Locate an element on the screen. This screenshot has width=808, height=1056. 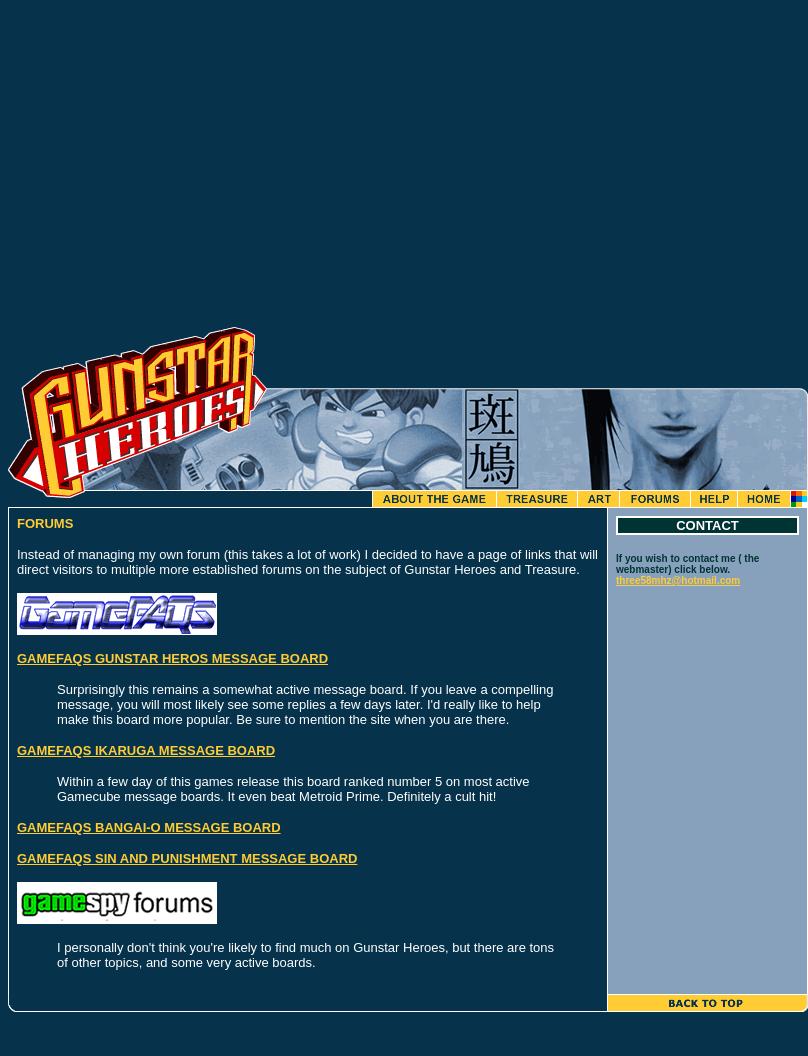
'Surprisingly 
                      this remains a somewhat active message board. If you leave 
                      a compelling message, you will most likely see some replies 
                      a few days later. I'd really like to help make this board 
                      more popular. Be sure to mention the site when you are there.' is located at coordinates (304, 704).